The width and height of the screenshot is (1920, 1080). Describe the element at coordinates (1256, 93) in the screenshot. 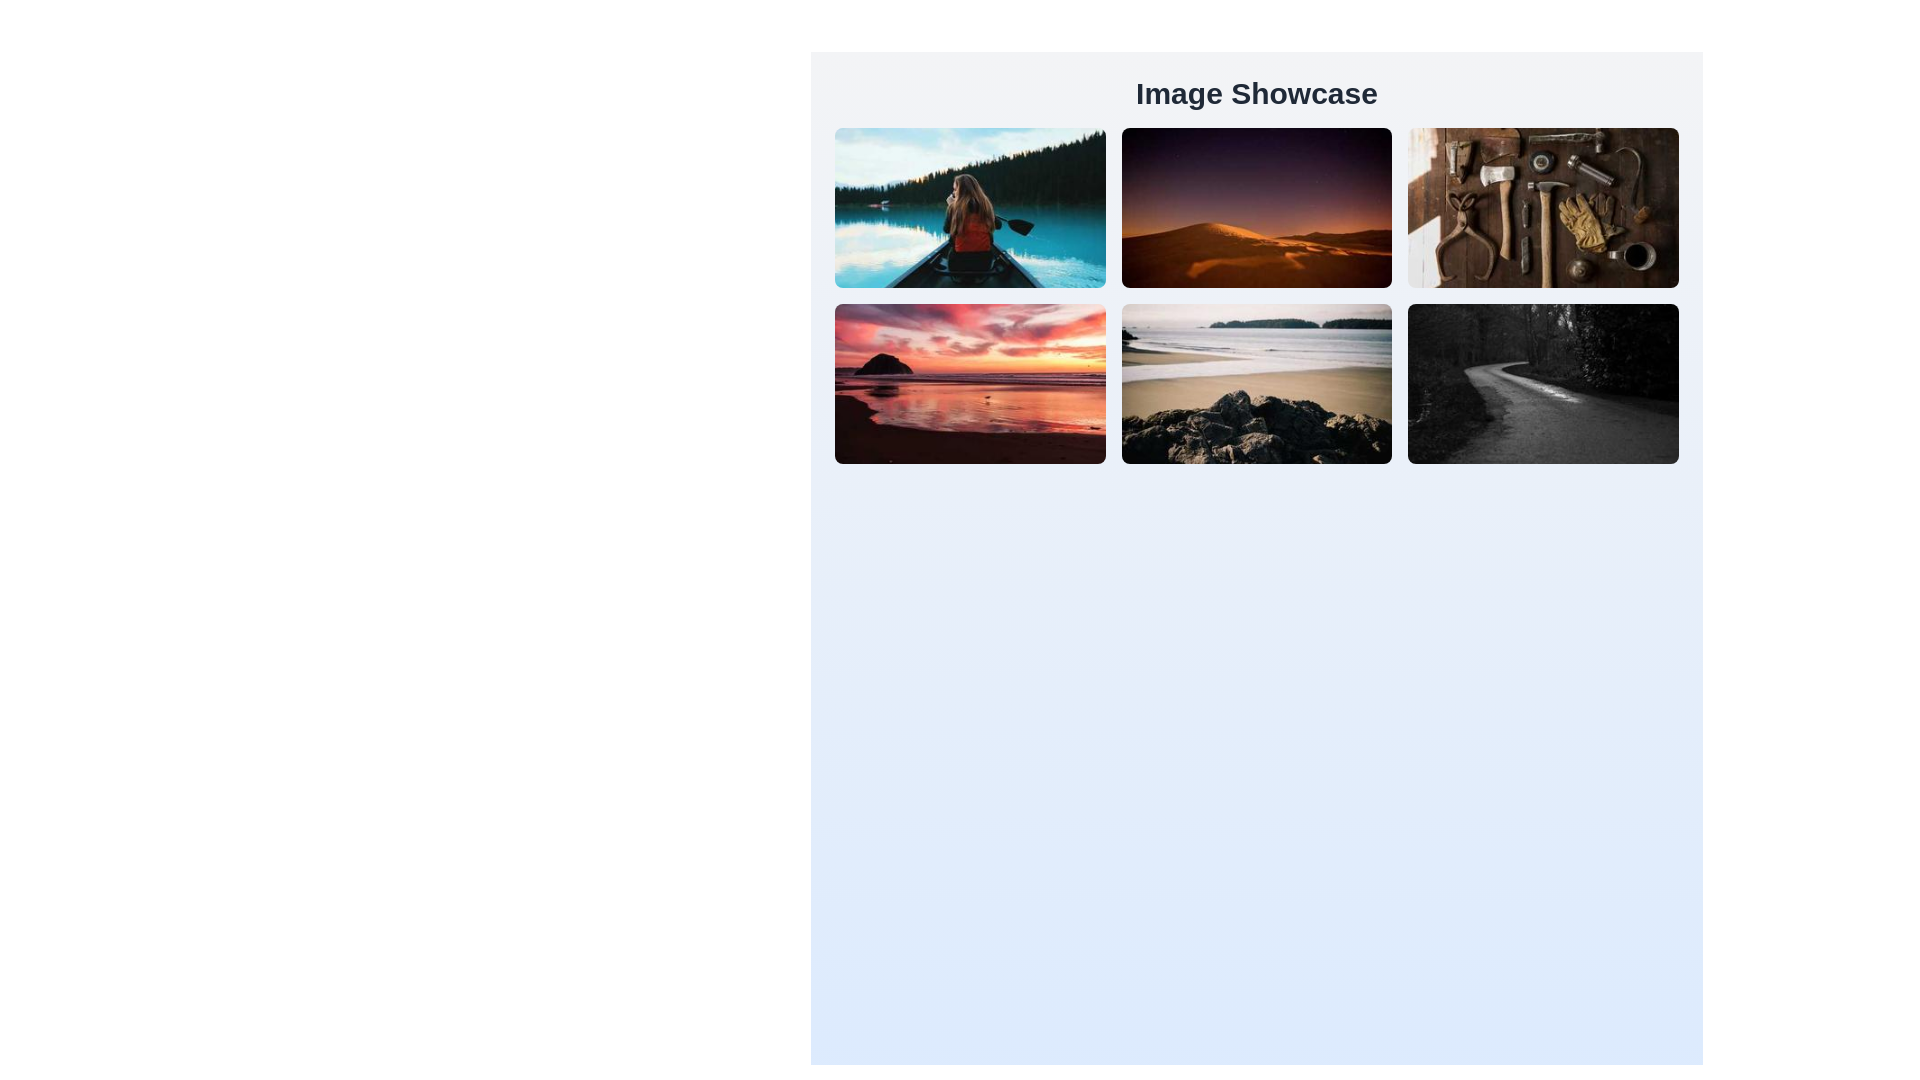

I see `static text label 'Image Showcase' which is bold and large, centered horizontally at the top of the grid layout` at that location.